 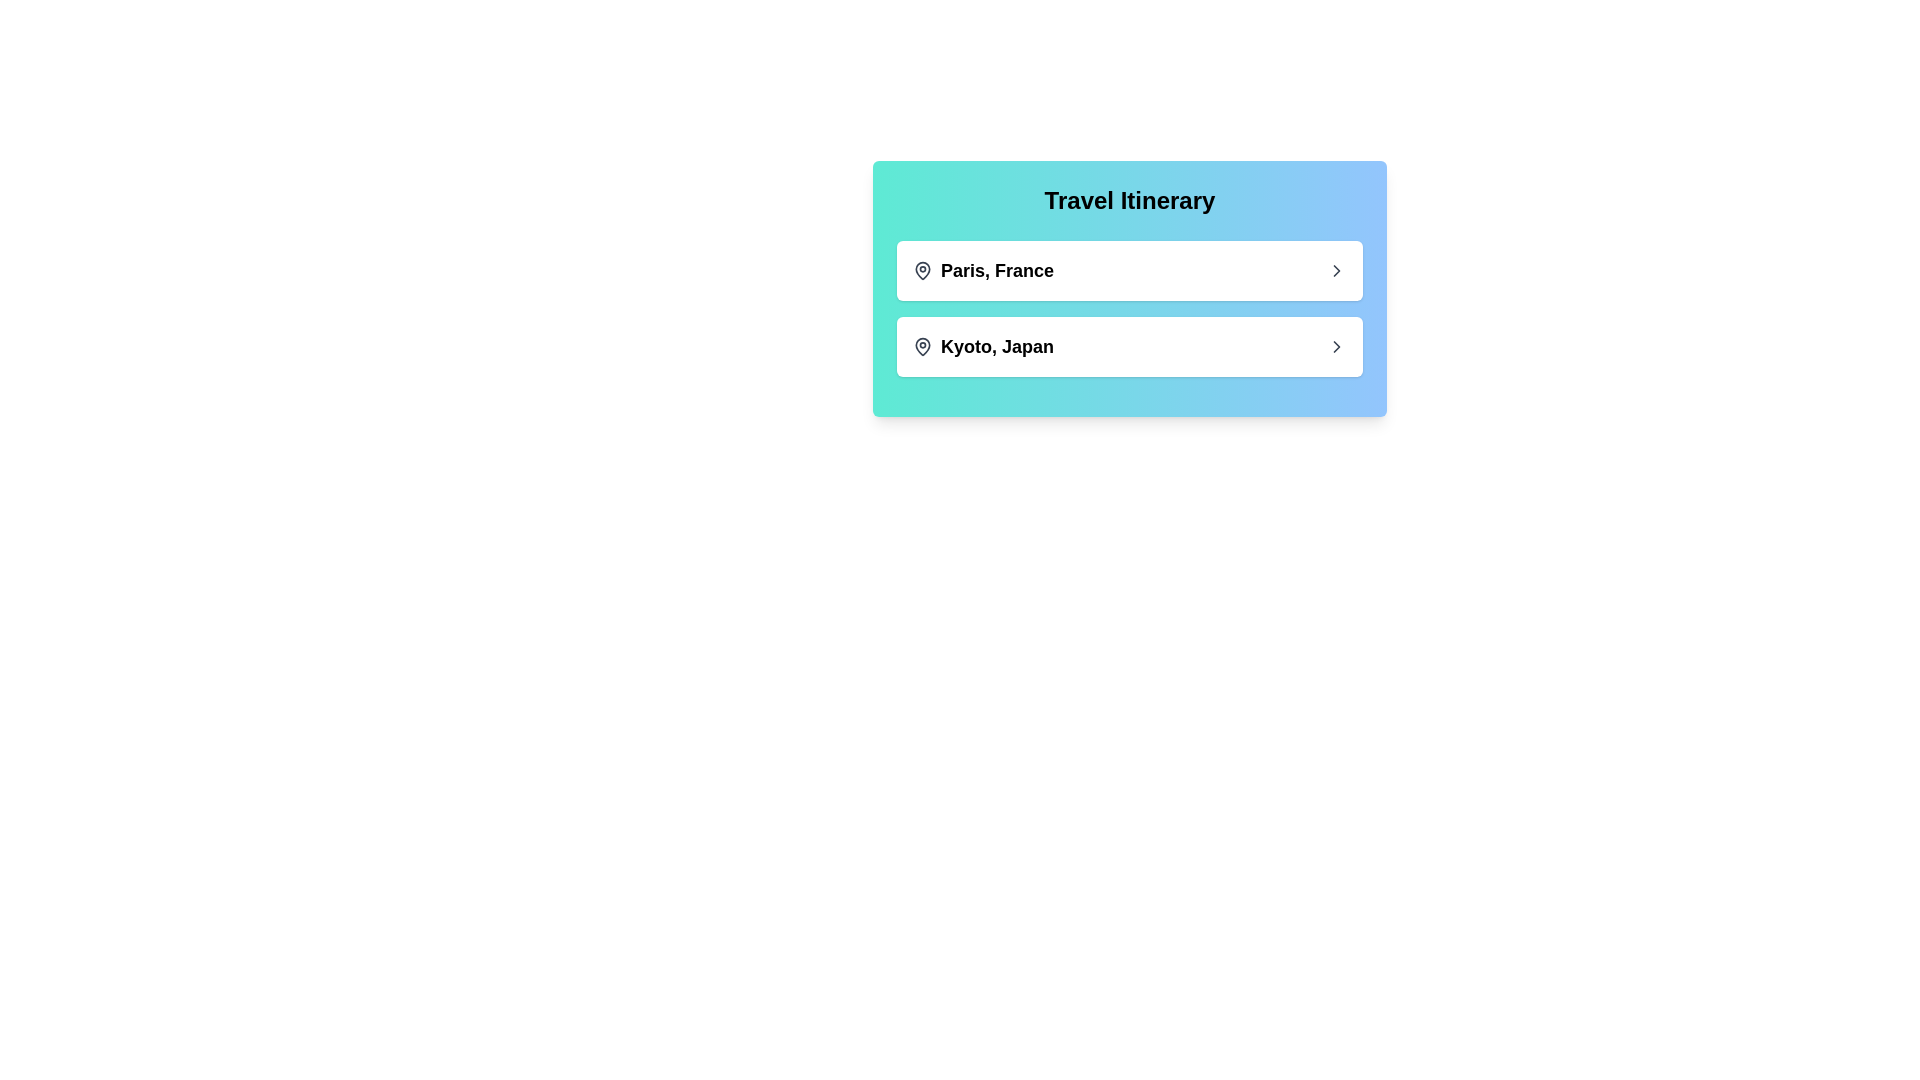 What do you see at coordinates (921, 270) in the screenshot?
I see `the map pin icon located to the left of the text 'Paris, France' in the first item of the 'Travel Itinerary' list` at bounding box center [921, 270].